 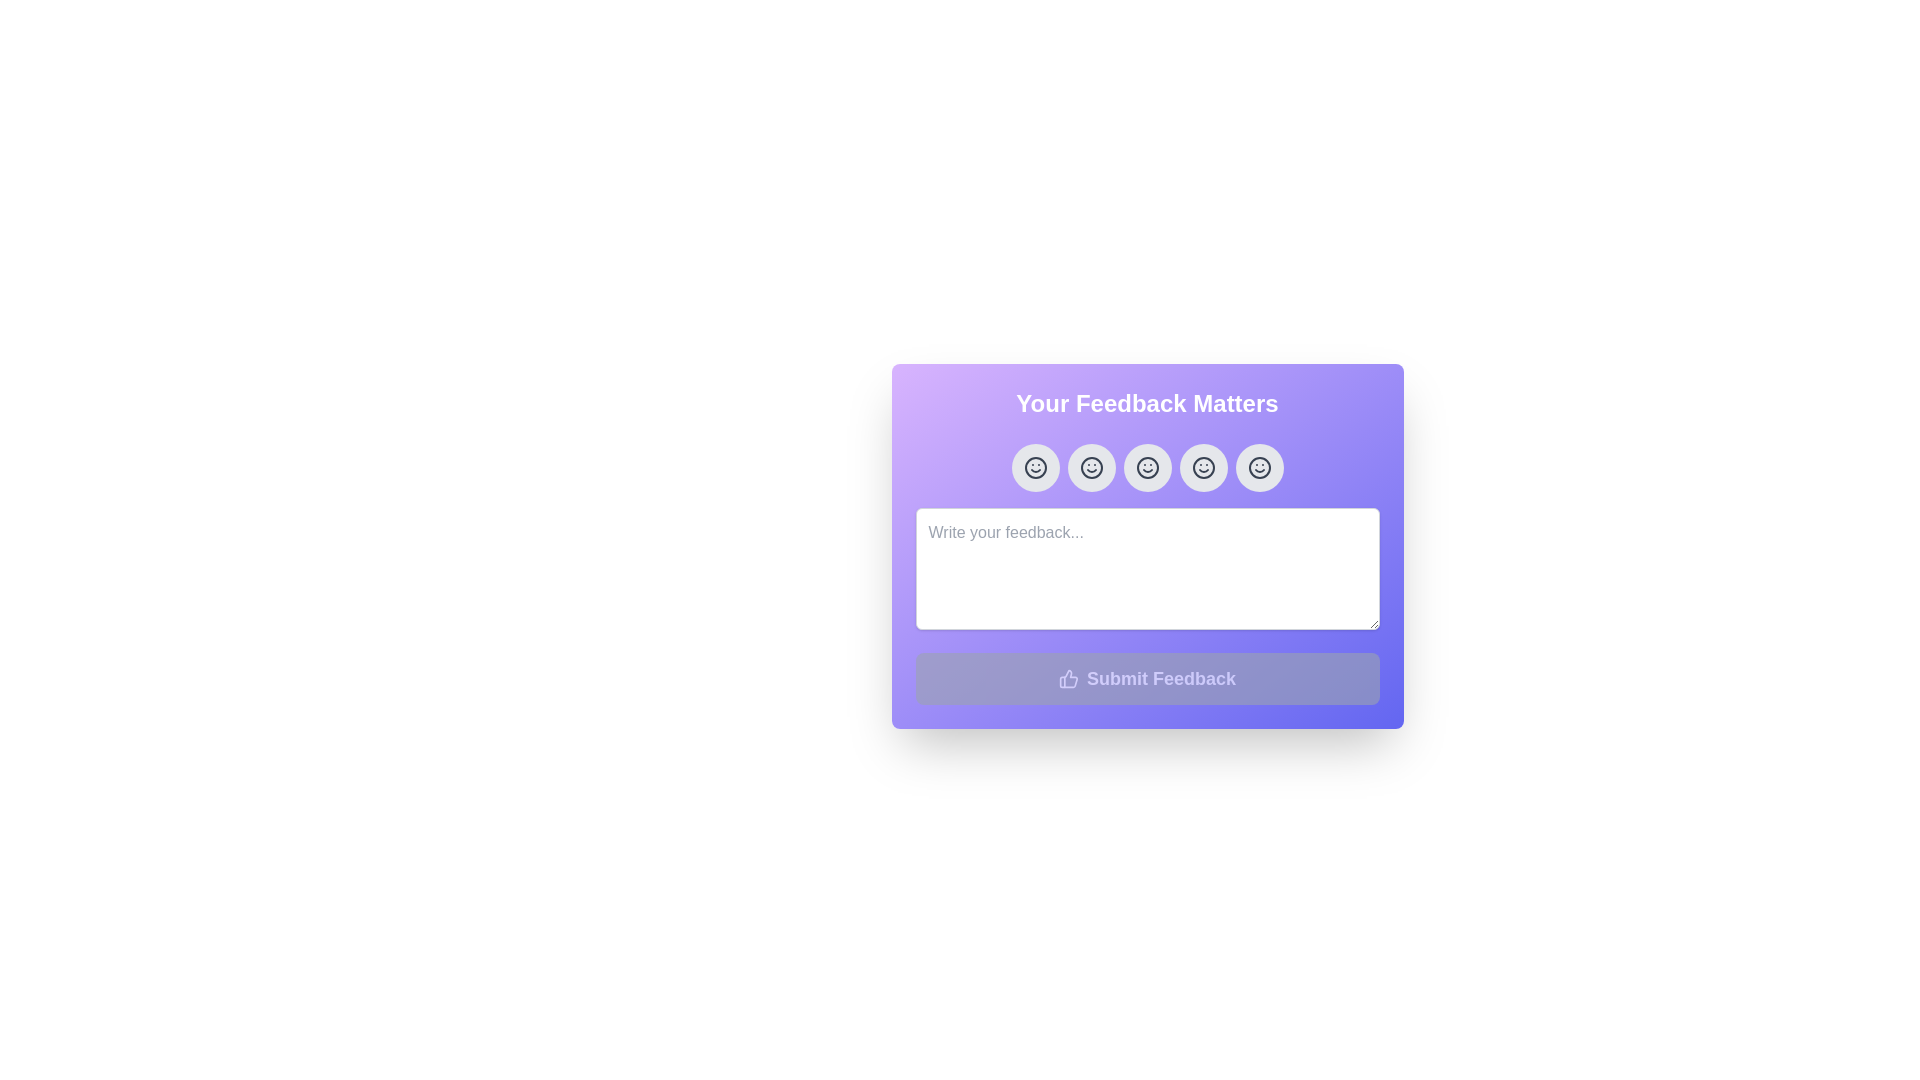 I want to click on the first icon representing a selectable negative or neutral feedback option in the horizontal list of smiley faces located near the top-center of the feedback form, so click(x=1035, y=467).